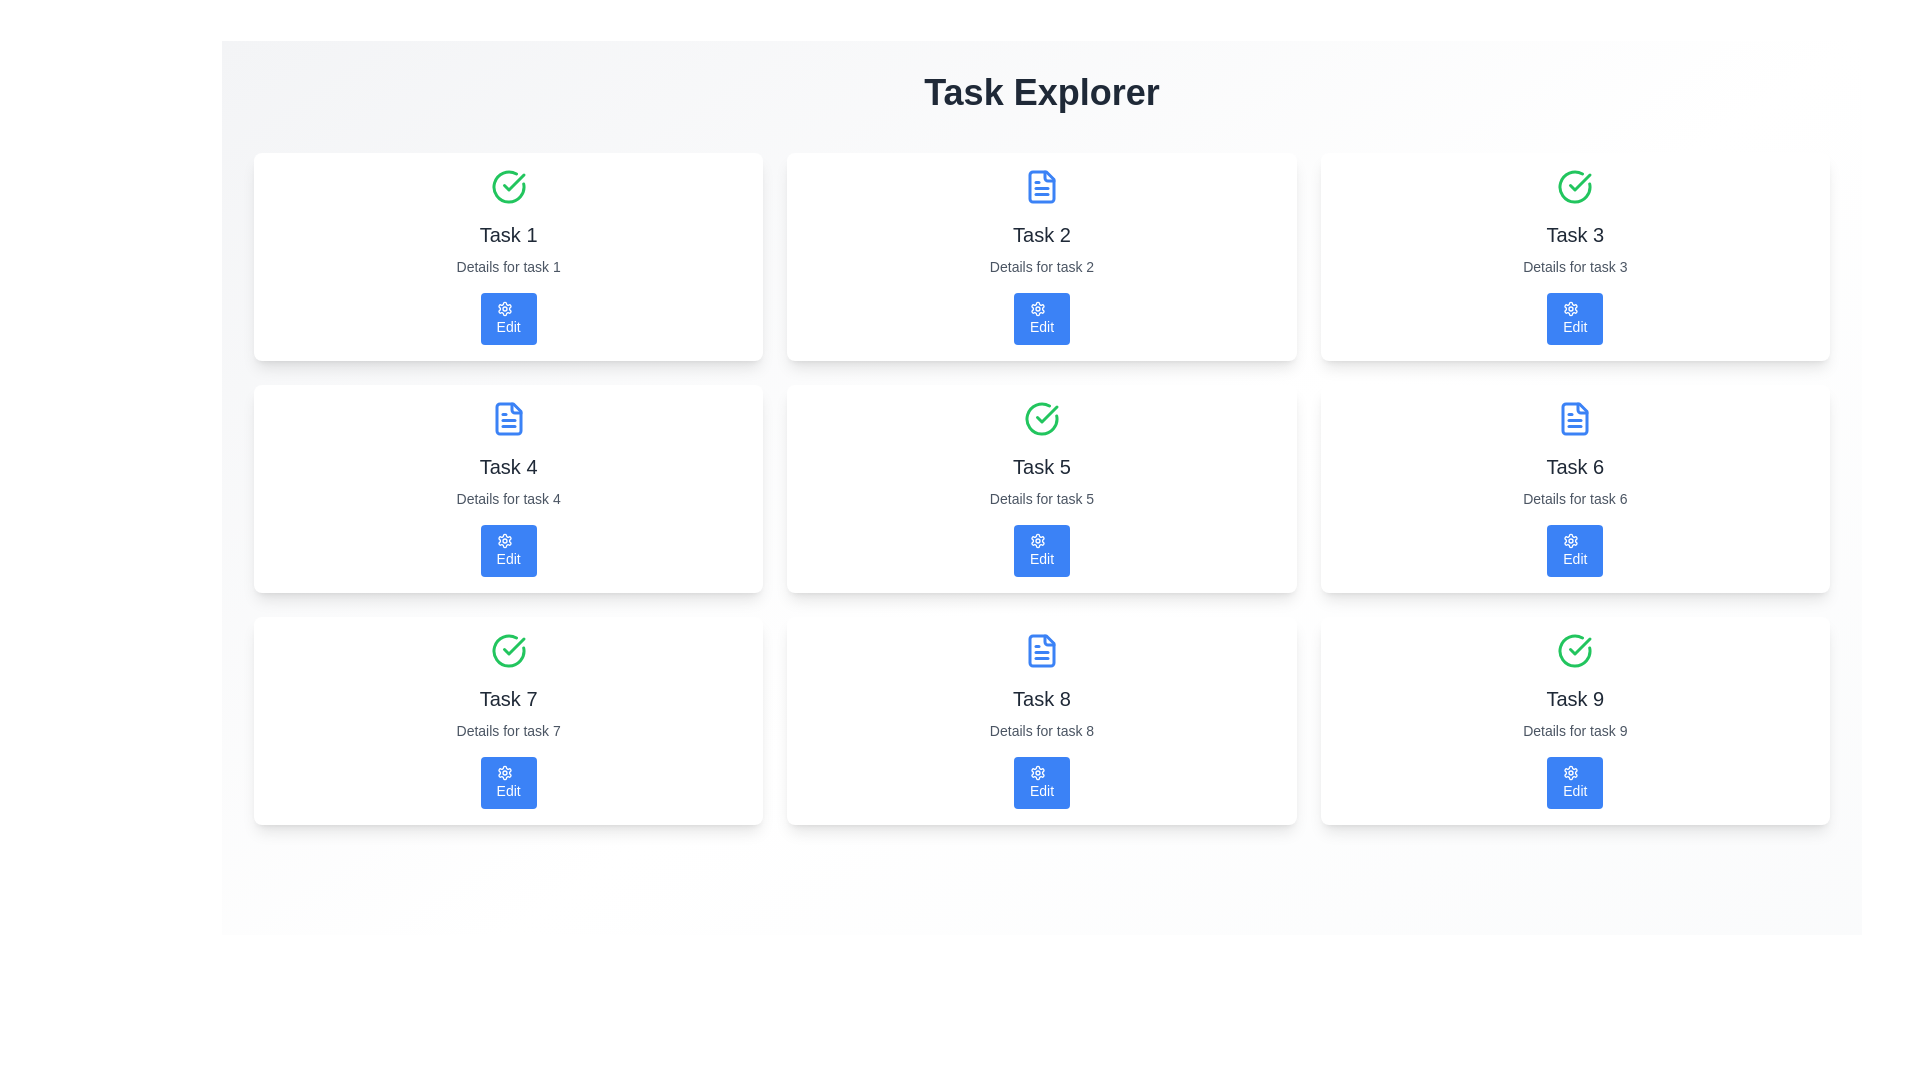  What do you see at coordinates (508, 651) in the screenshot?
I see `the status indicator icon located in the third row, first column above 'Task 7' to indicate a completed or verified task` at bounding box center [508, 651].